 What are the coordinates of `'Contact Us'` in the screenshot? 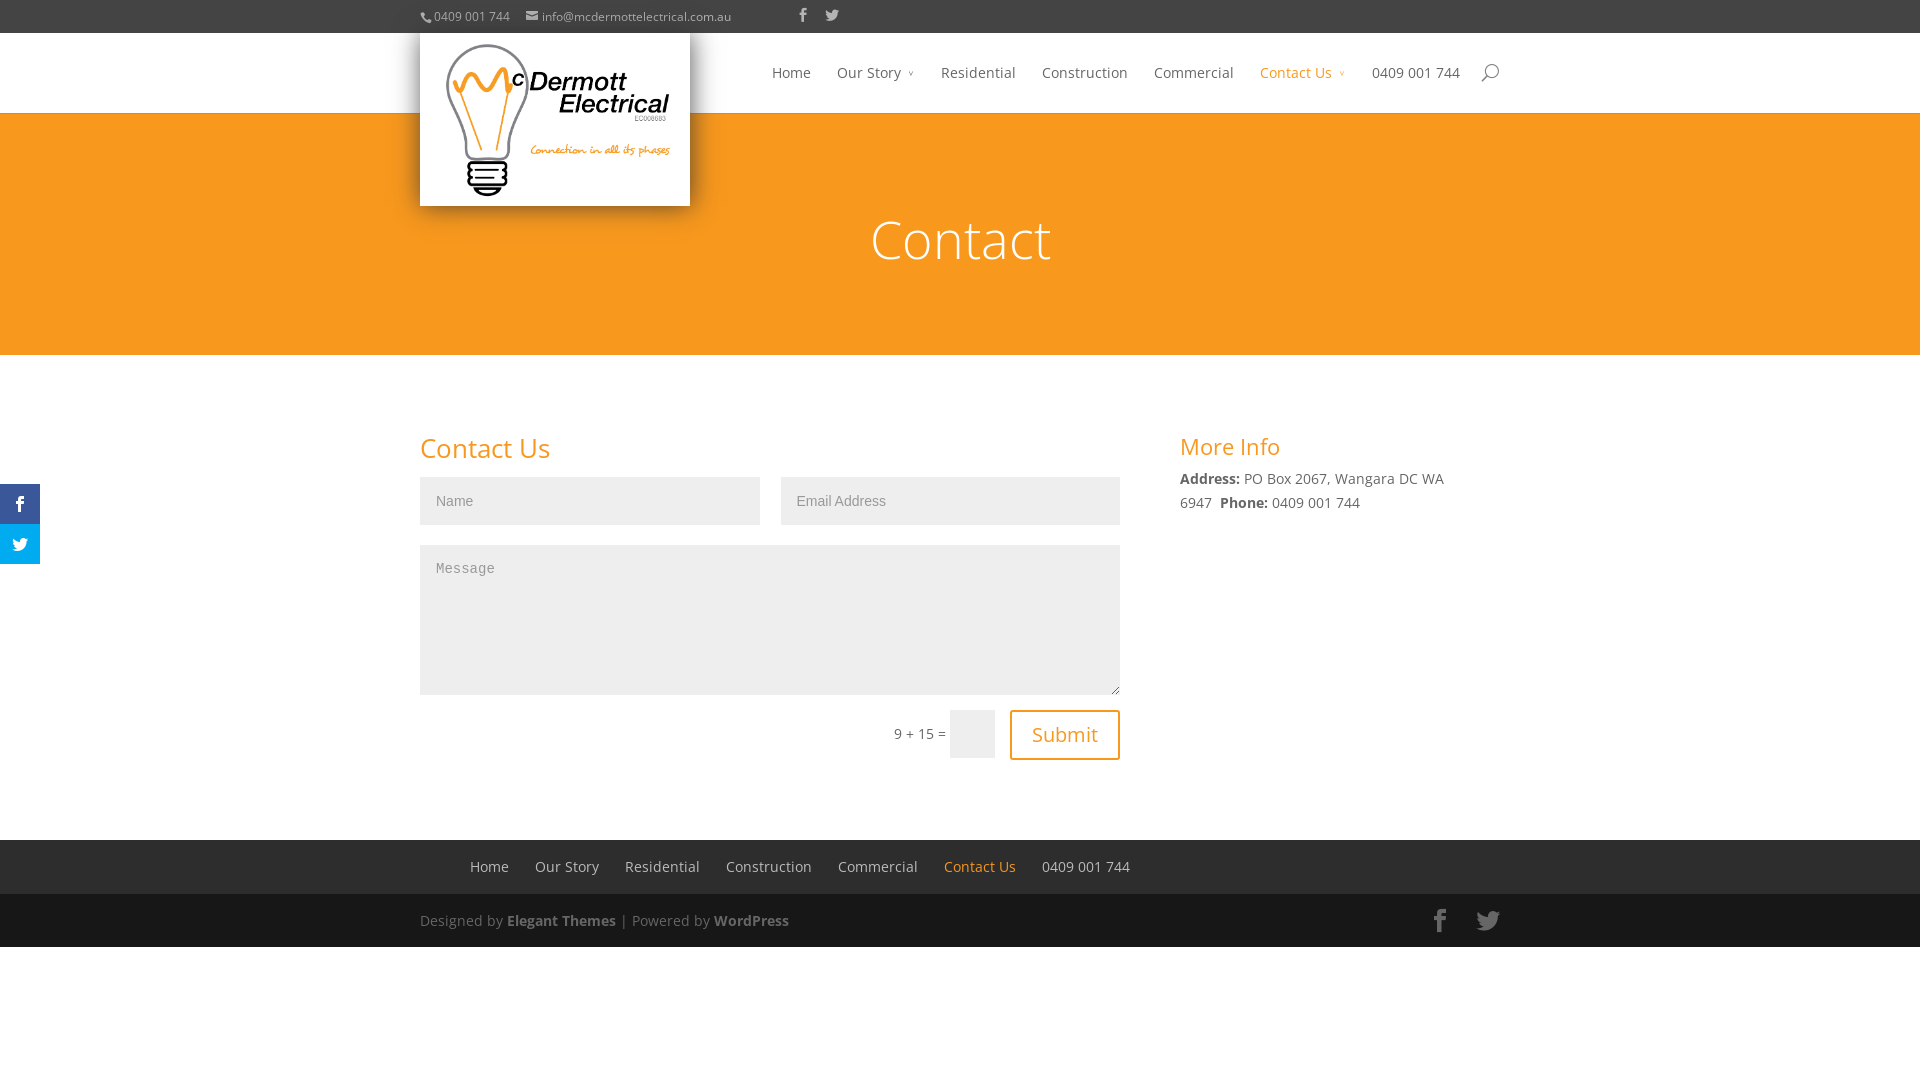 It's located at (1302, 86).